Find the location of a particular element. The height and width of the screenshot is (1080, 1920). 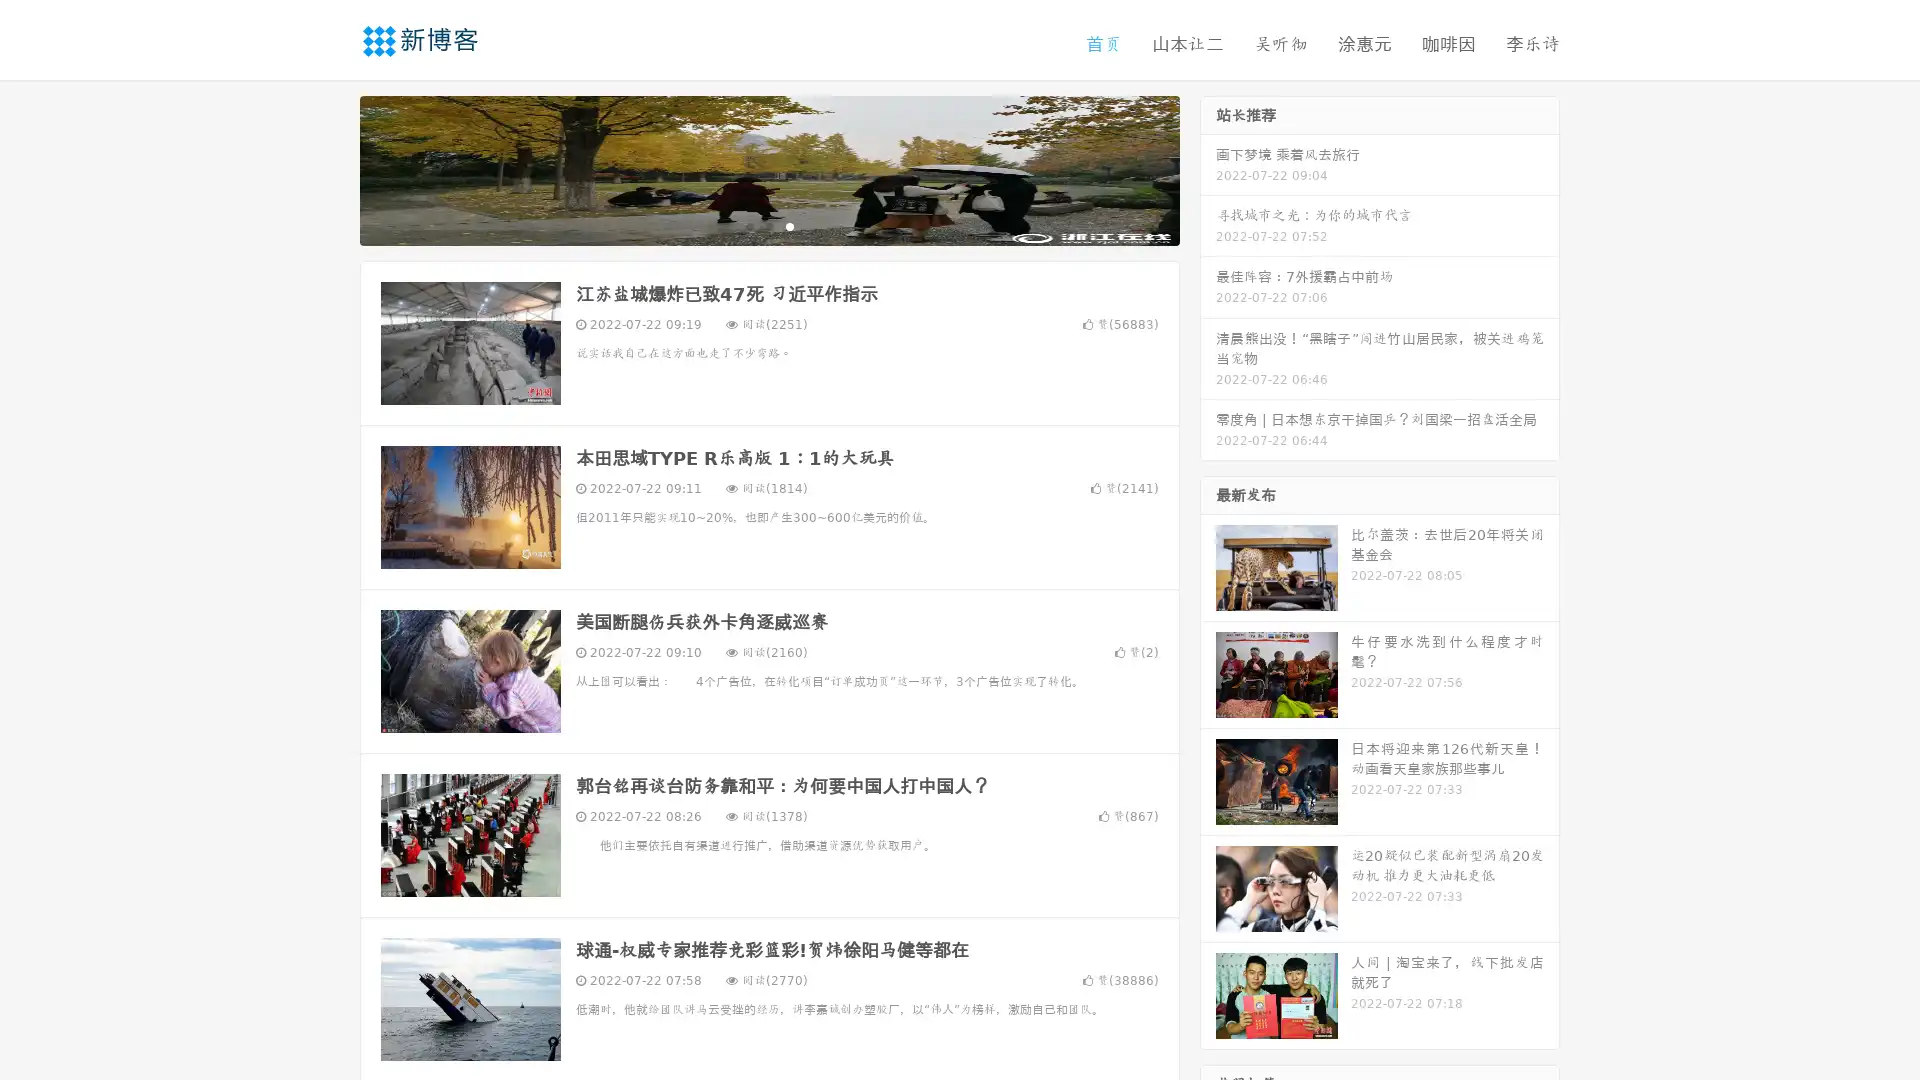

Previous slide is located at coordinates (330, 168).